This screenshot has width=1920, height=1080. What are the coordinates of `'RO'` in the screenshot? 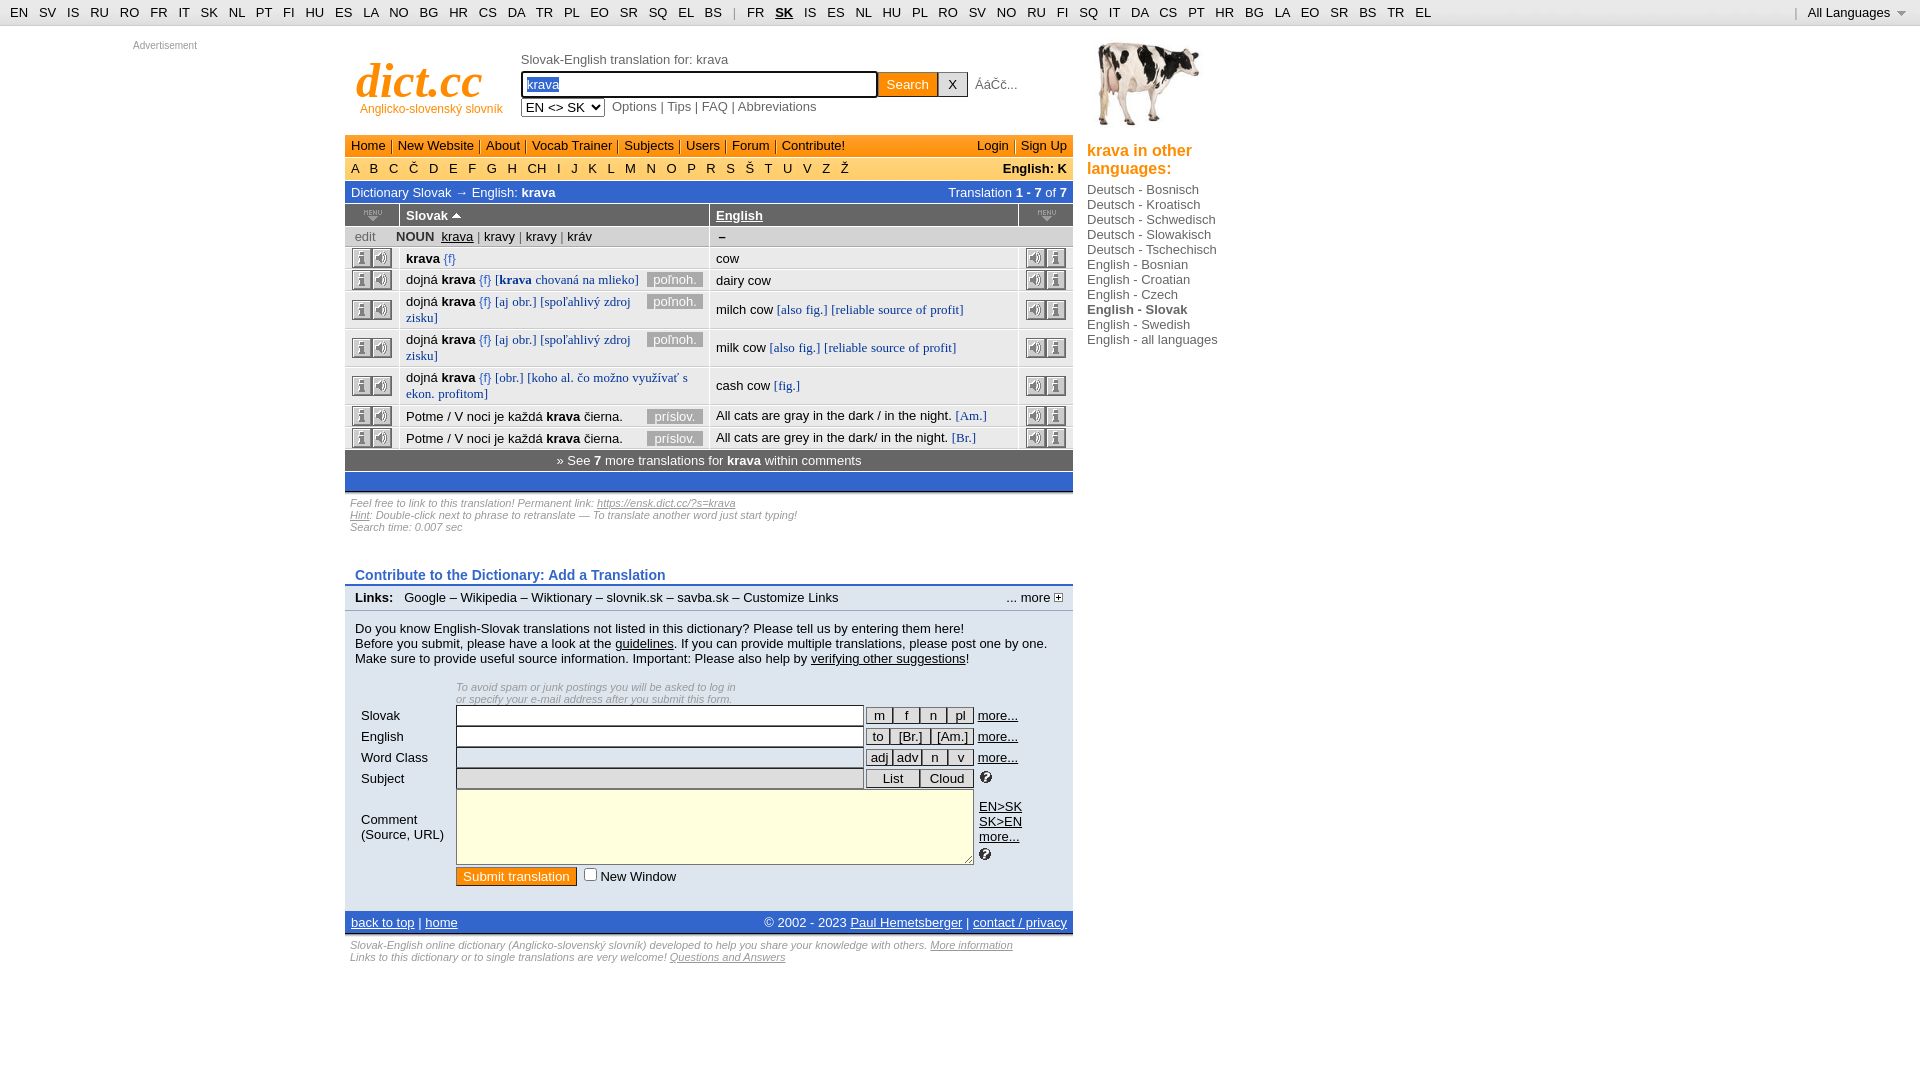 It's located at (936, 12).